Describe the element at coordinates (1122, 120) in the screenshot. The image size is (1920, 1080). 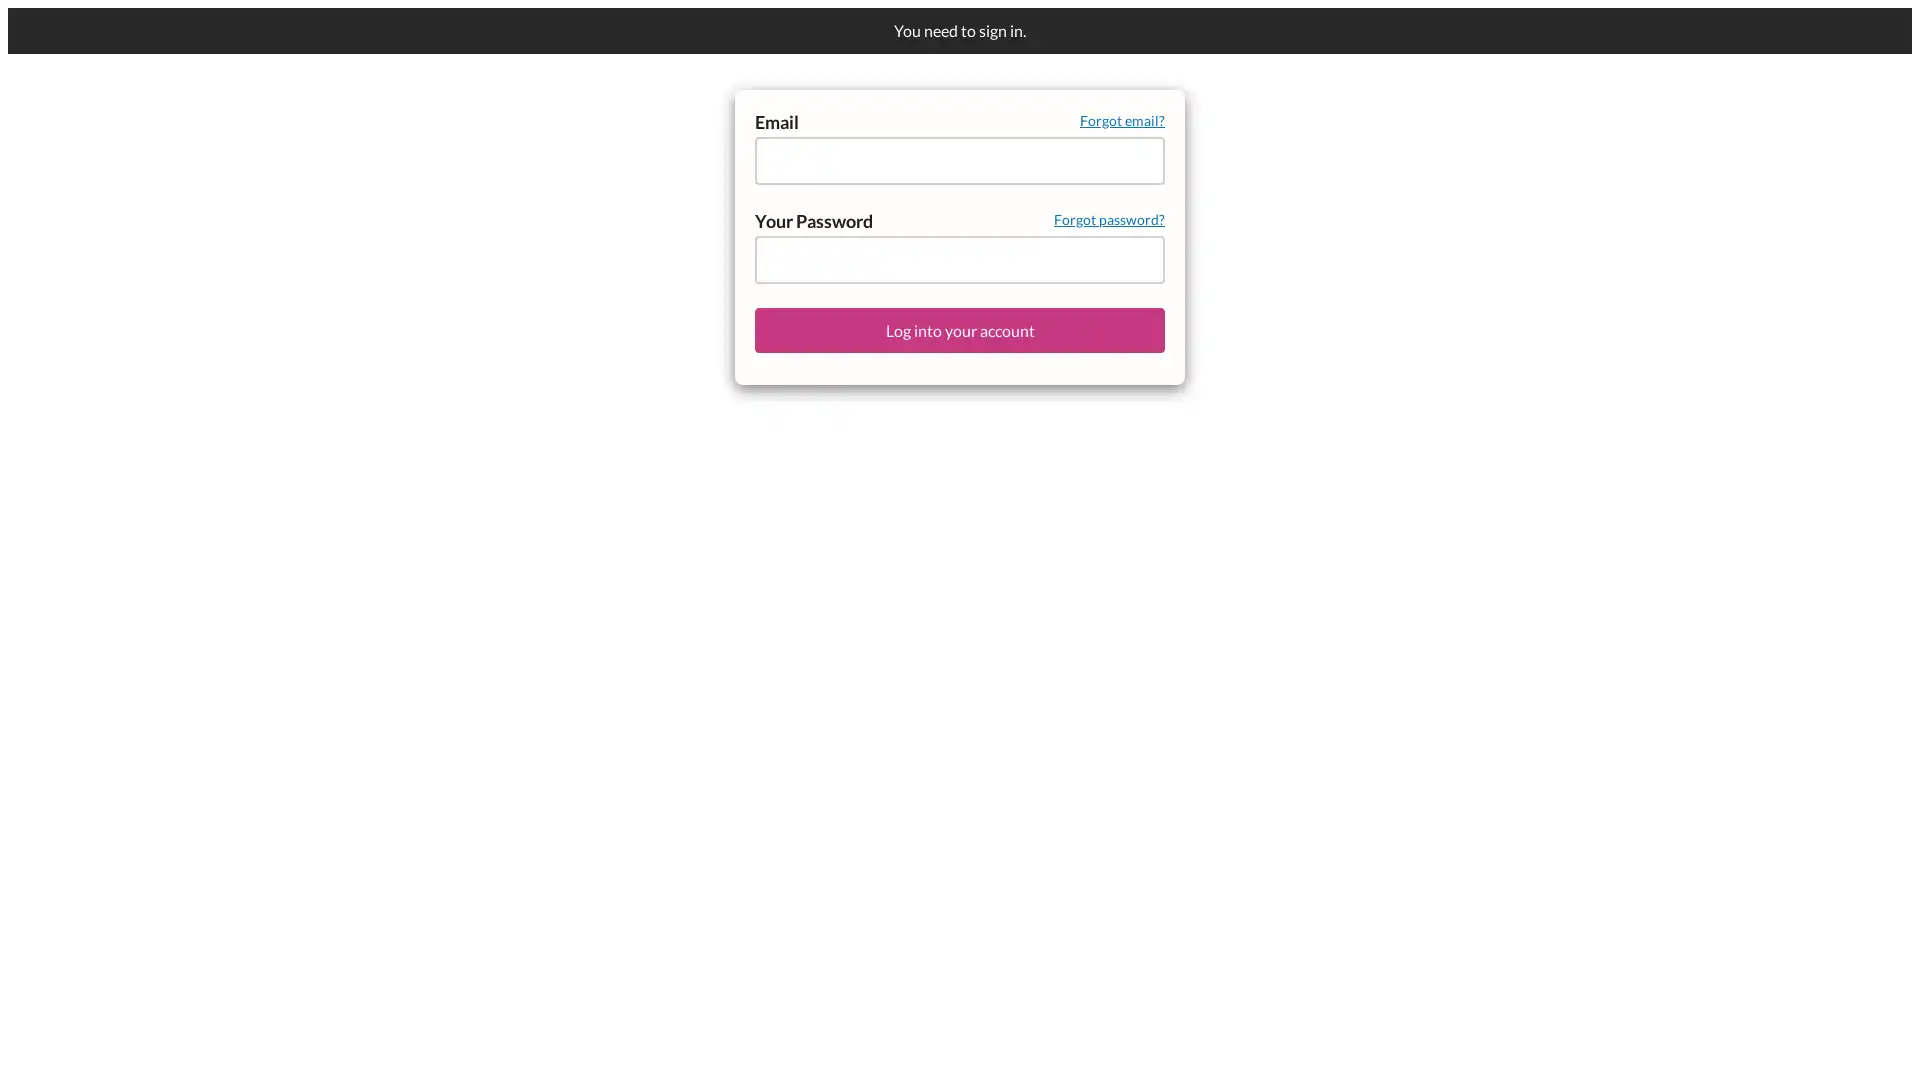
I see `Forgot email?` at that location.